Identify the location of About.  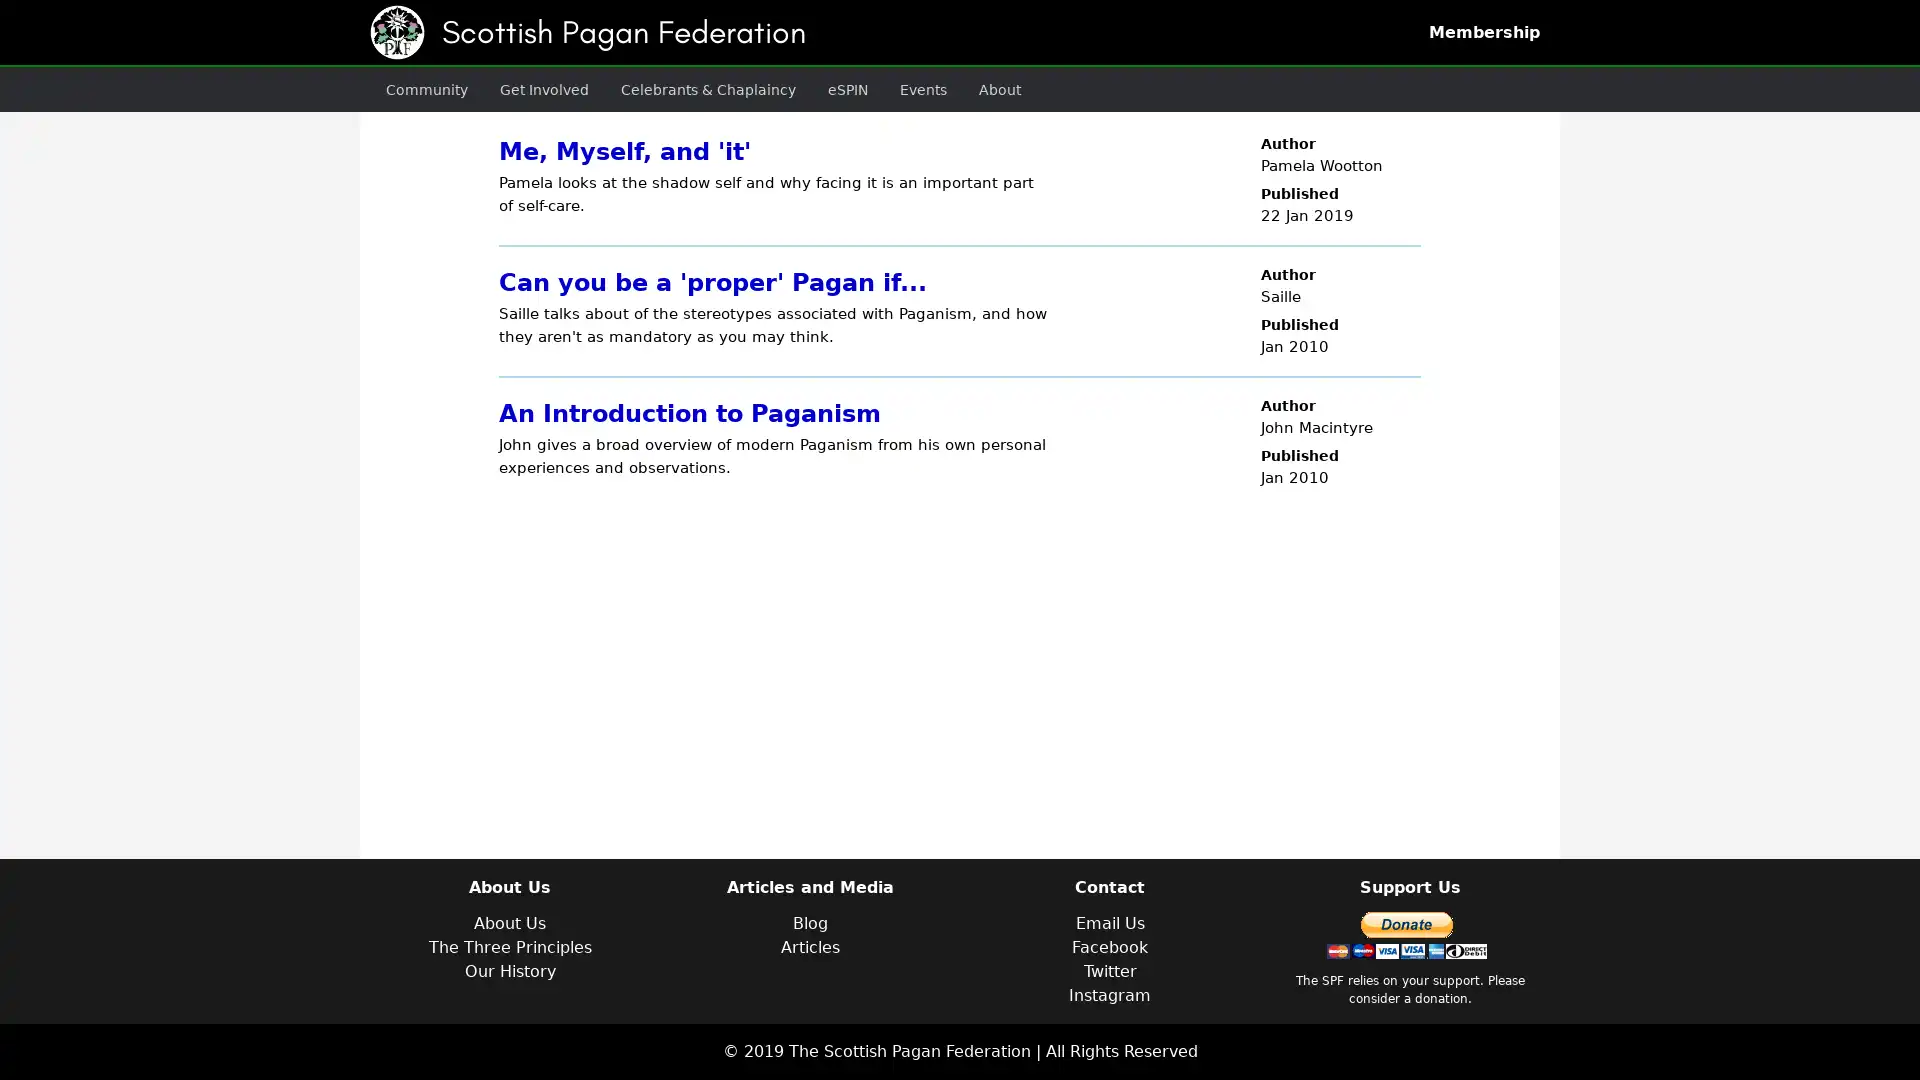
(952, 88).